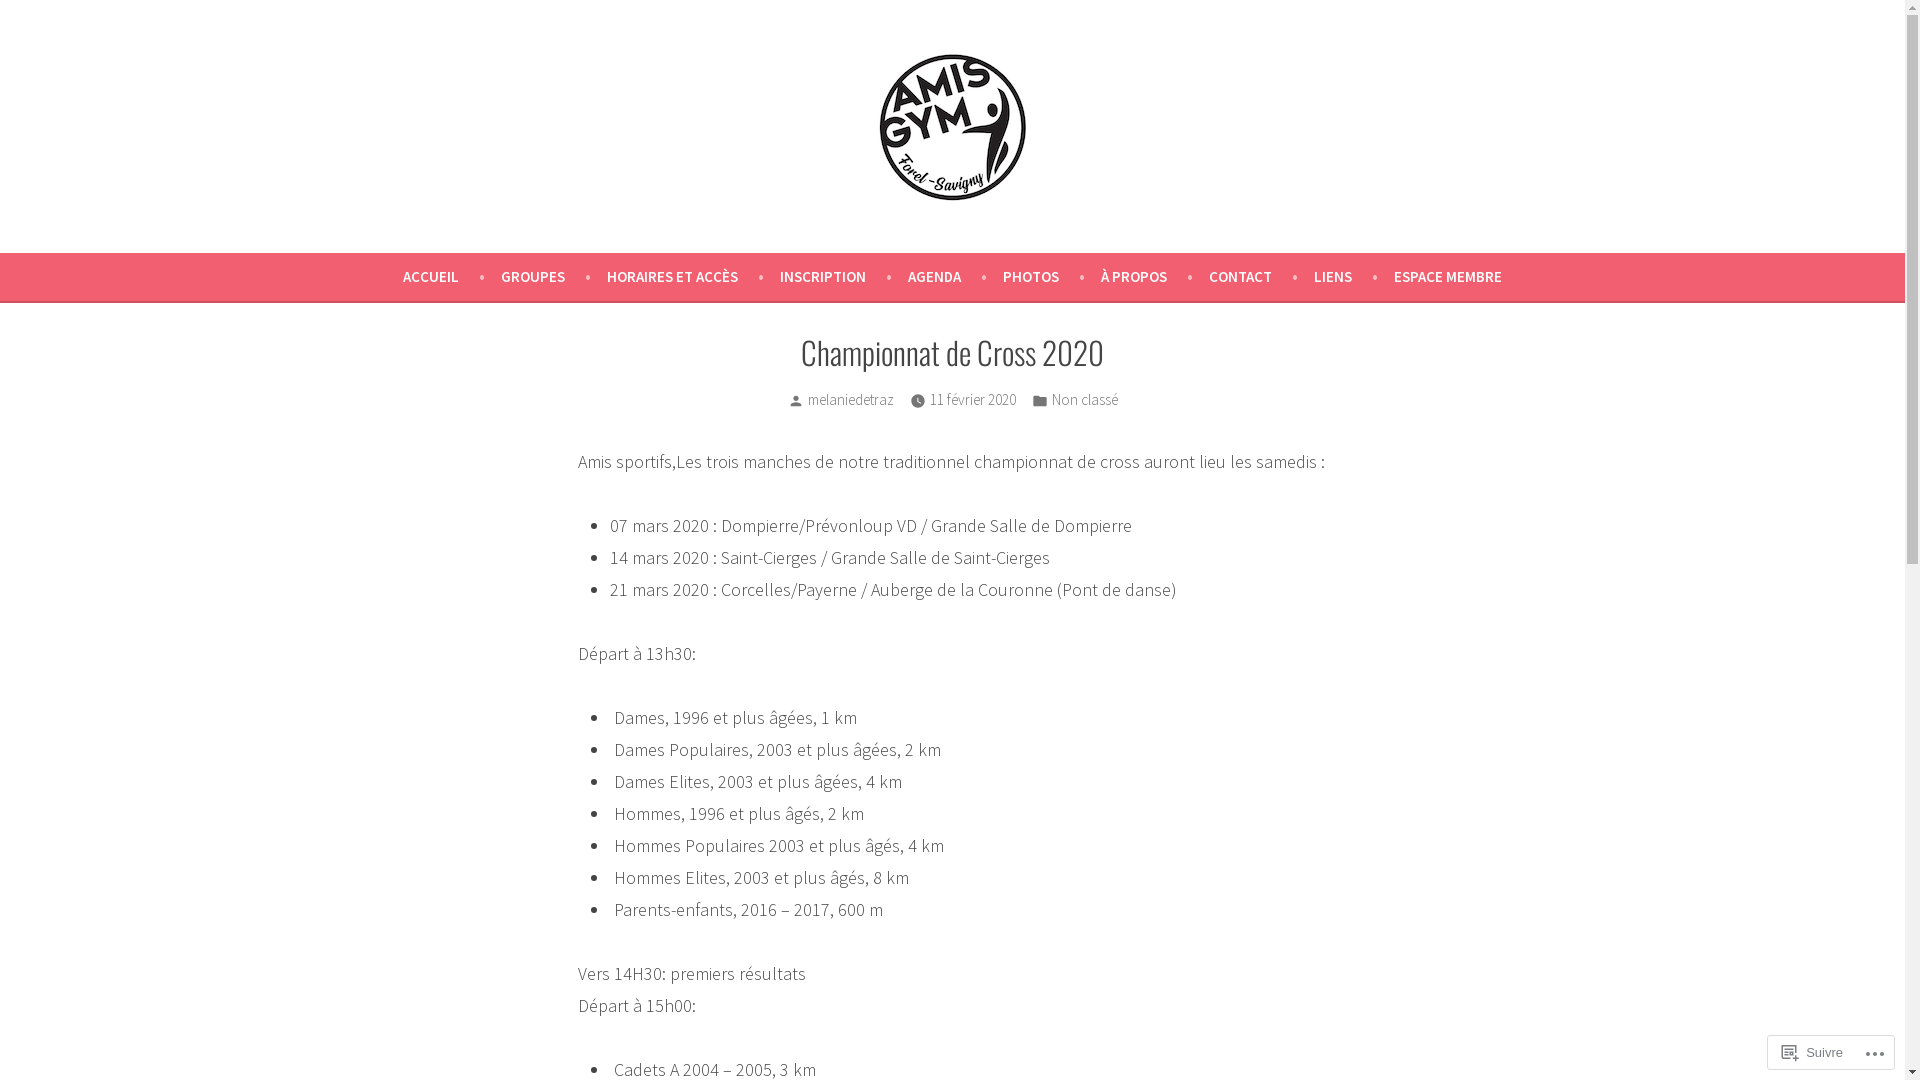 The width and height of the screenshot is (1920, 1080). I want to click on 'ESPACE MEMBRE', so click(1392, 277).